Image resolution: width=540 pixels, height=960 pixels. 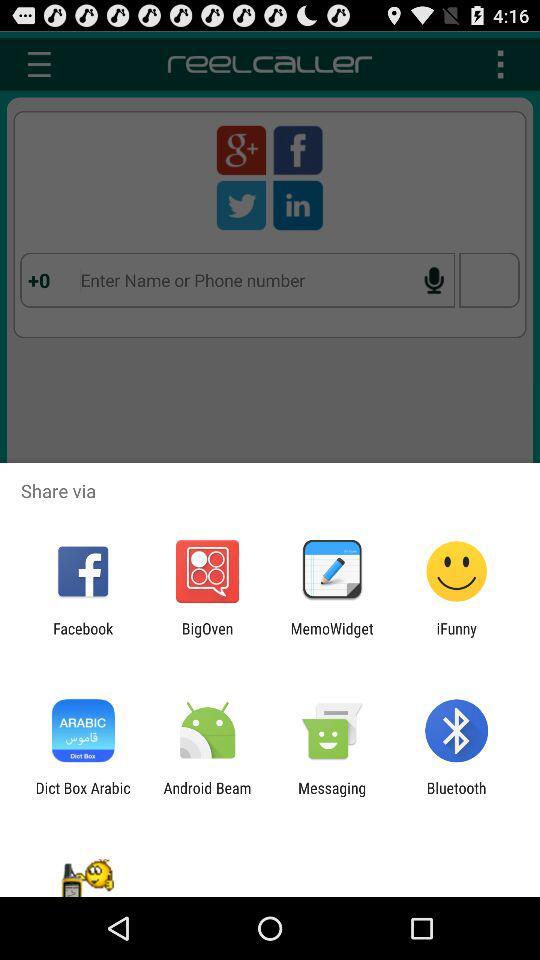 I want to click on the app to the left of the bigoven, so click(x=82, y=636).